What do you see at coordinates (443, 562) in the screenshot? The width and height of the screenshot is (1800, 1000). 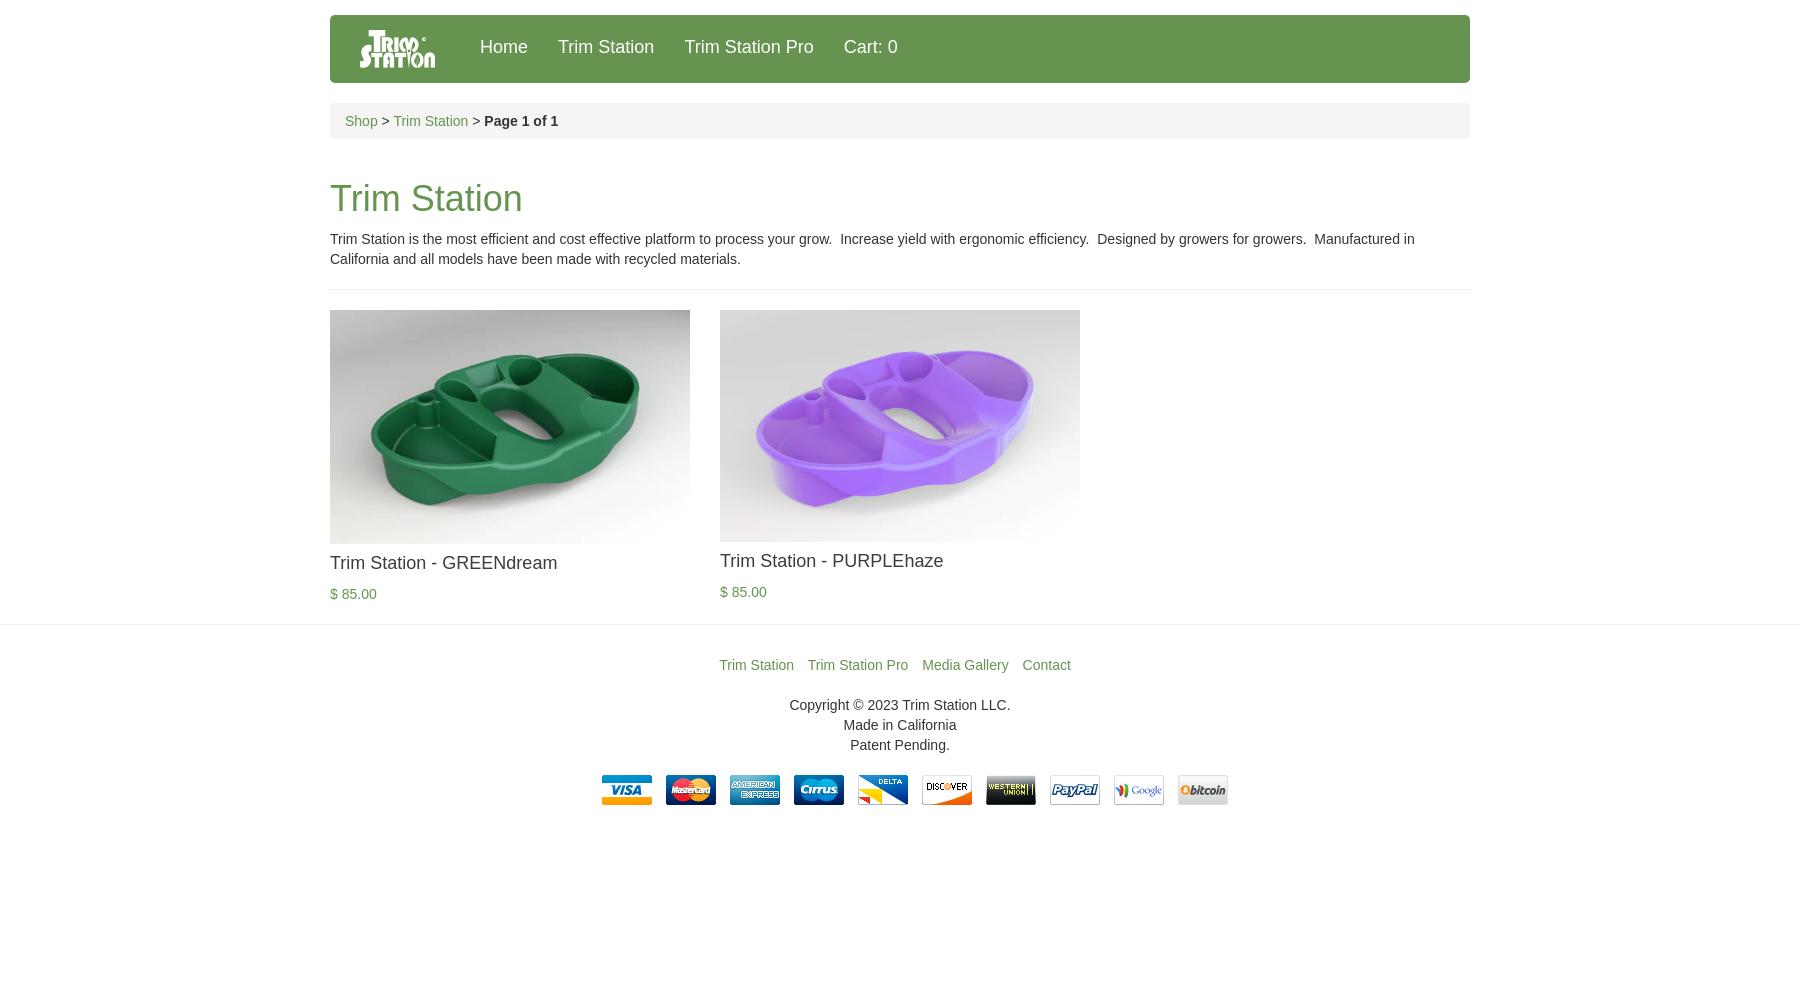 I see `'Trim Station - GREENdream'` at bounding box center [443, 562].